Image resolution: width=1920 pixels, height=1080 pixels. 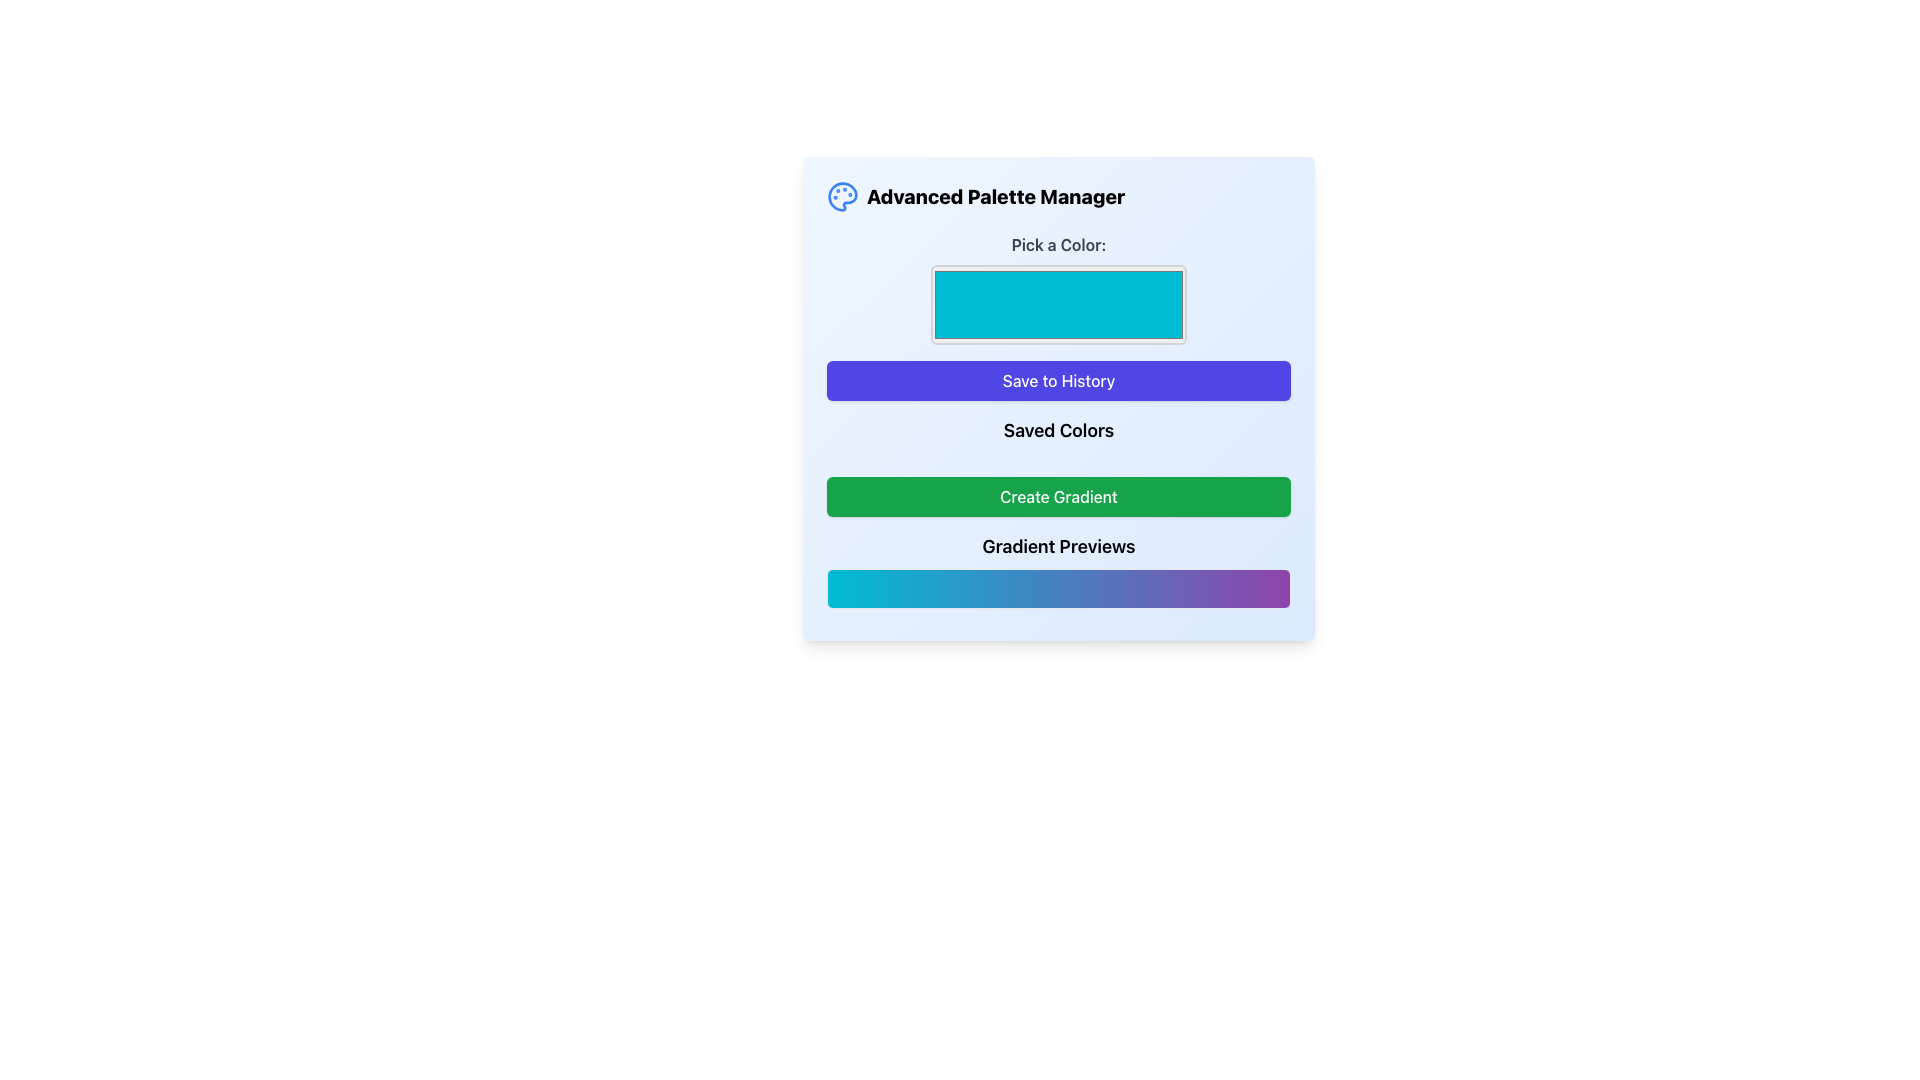 What do you see at coordinates (1058, 381) in the screenshot?
I see `the save color button located centrally below the 'Pick a Color' field and above the 'Saved Colors' label` at bounding box center [1058, 381].